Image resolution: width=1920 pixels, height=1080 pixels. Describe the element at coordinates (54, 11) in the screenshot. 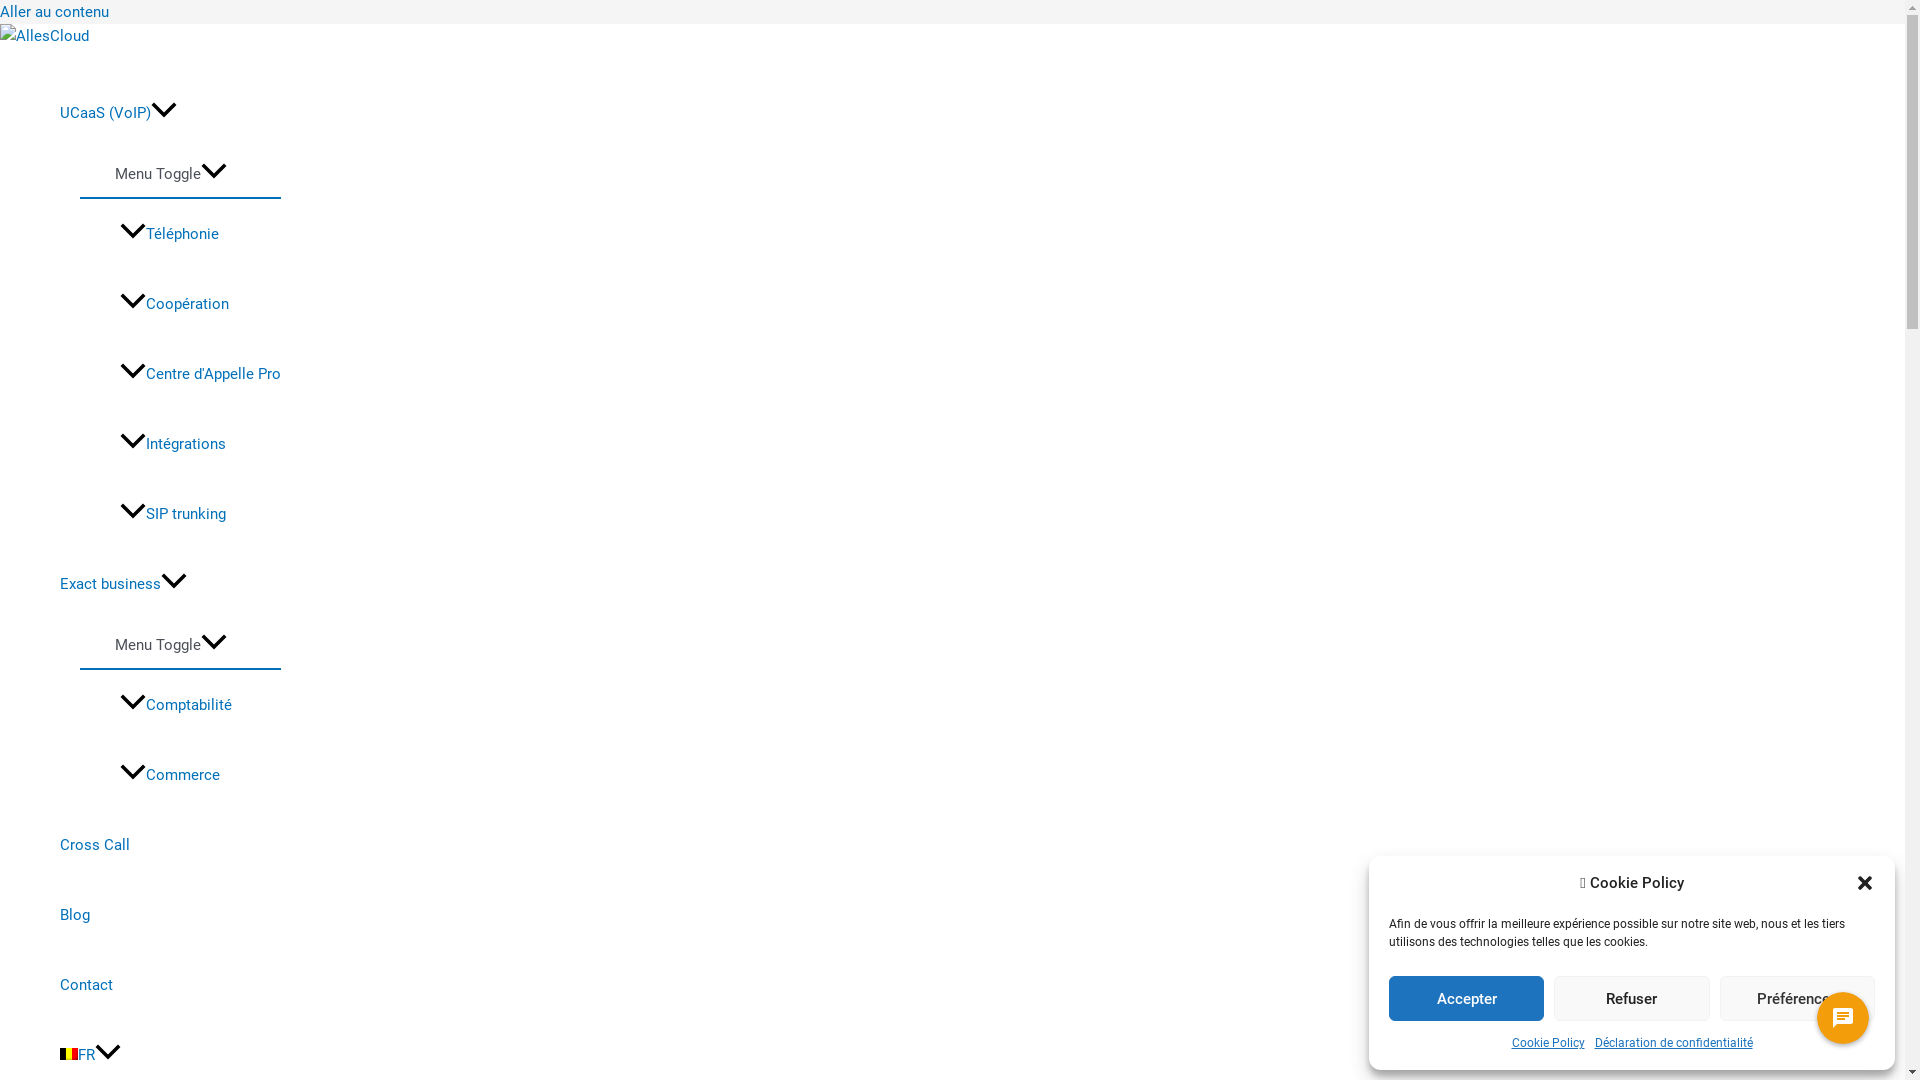

I see `'Aller au contenu'` at that location.